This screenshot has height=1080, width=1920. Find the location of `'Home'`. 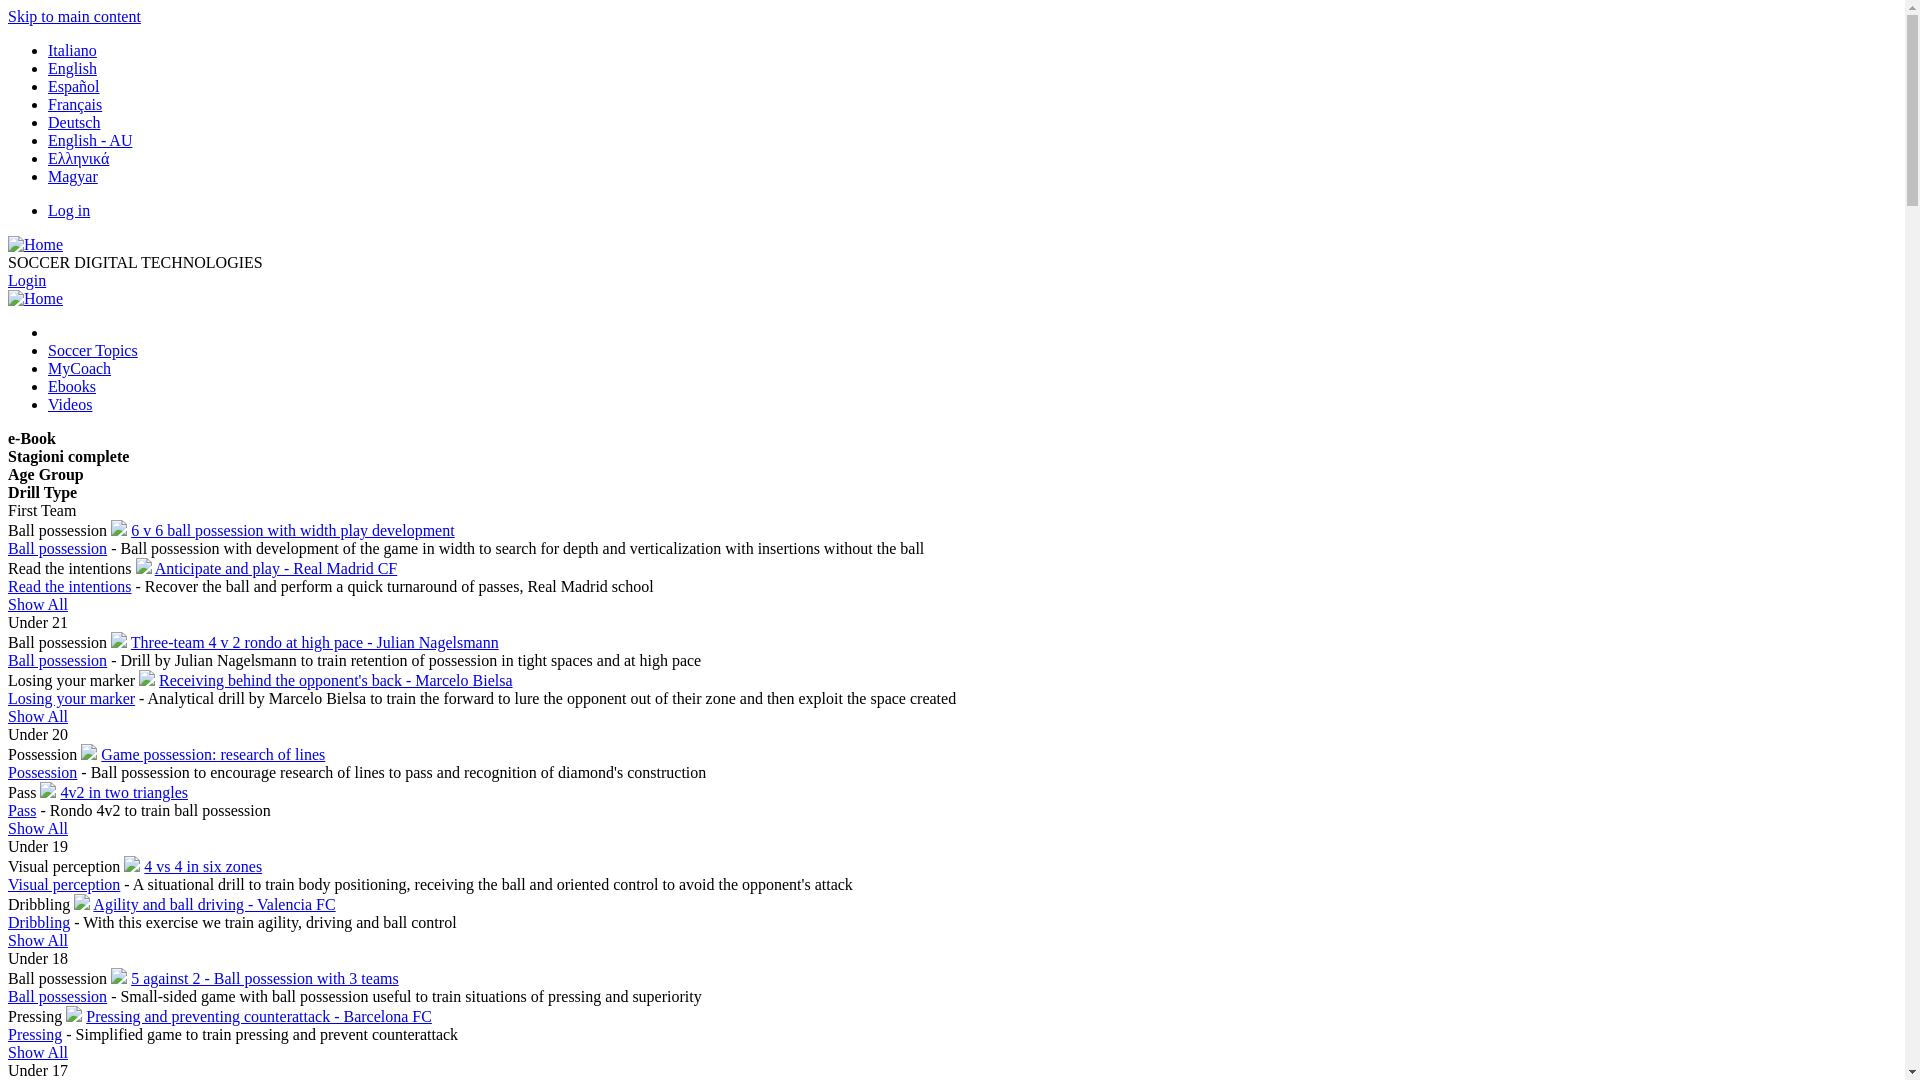

'Home' is located at coordinates (8, 243).